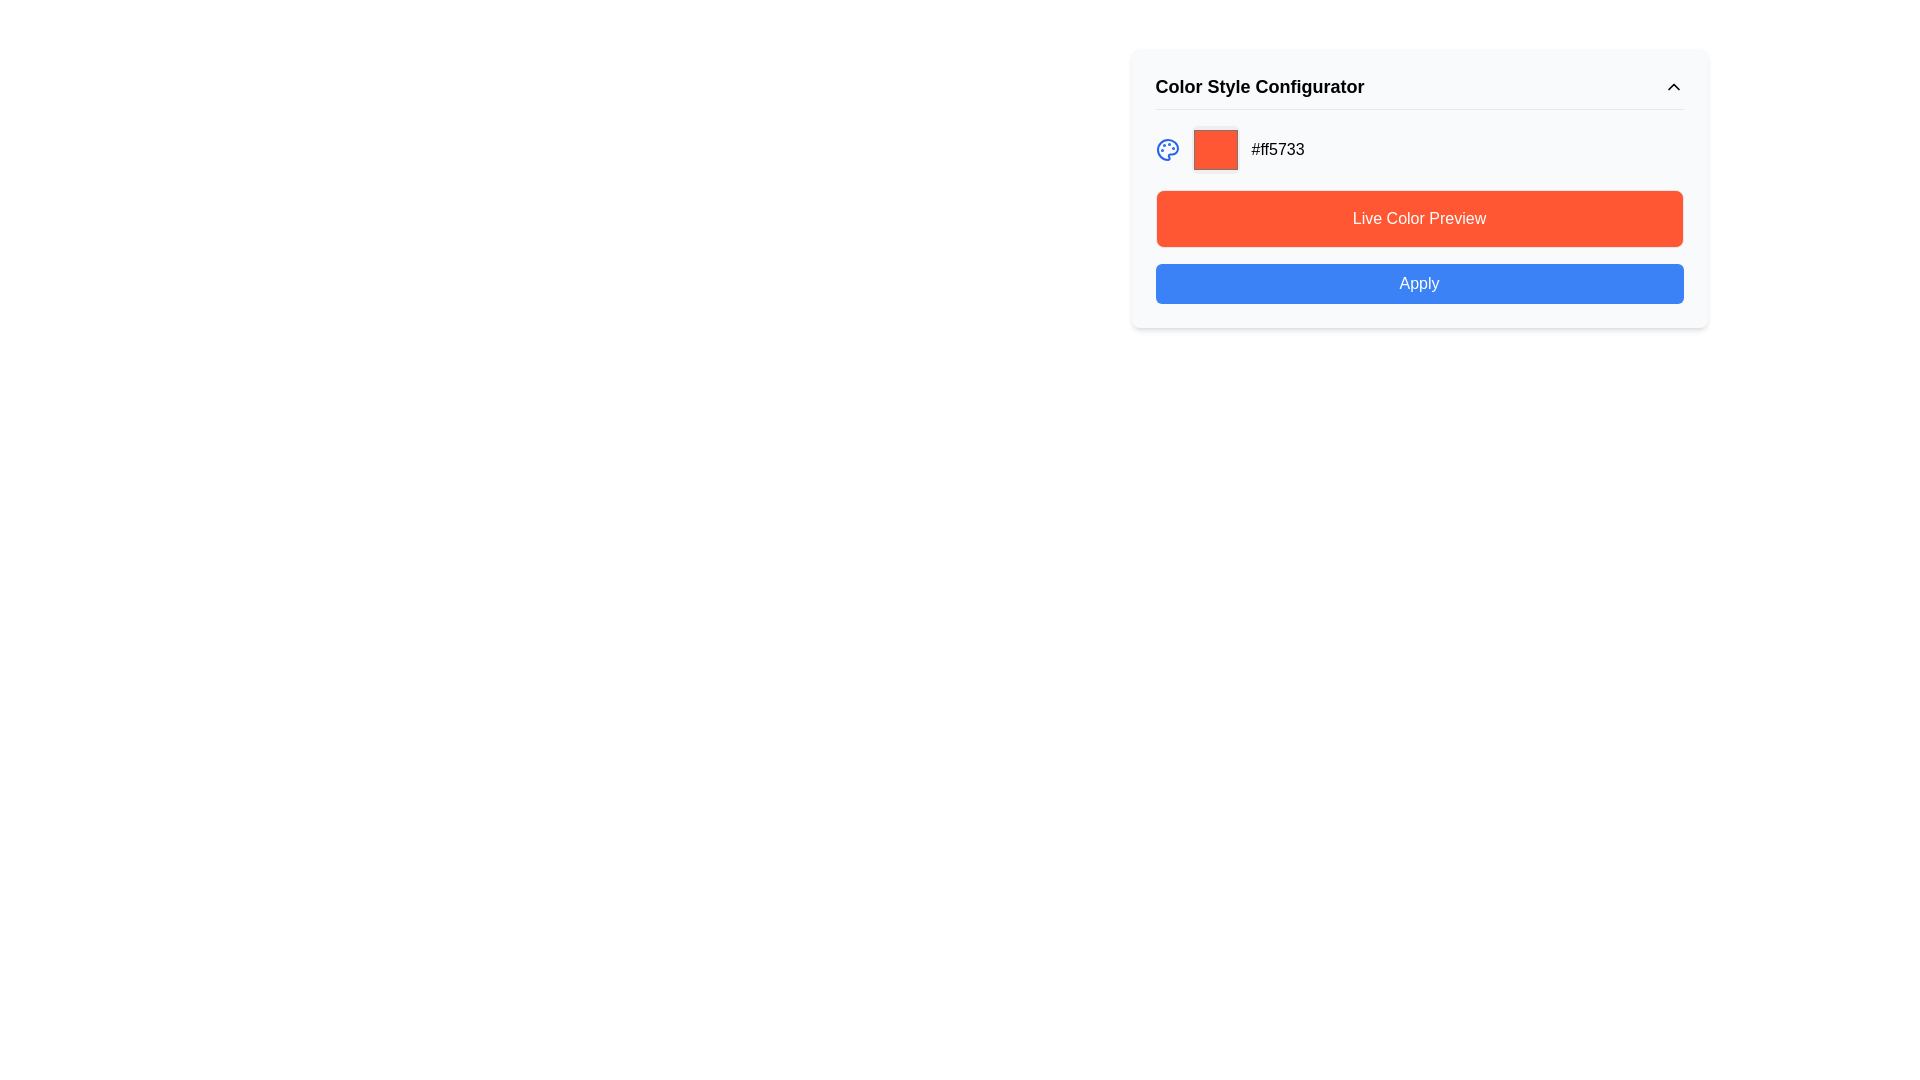 The height and width of the screenshot is (1080, 1920). Describe the element at coordinates (1418, 219) in the screenshot. I see `the text label reading 'Live Color Preview', which is styled with a white font on a vibrant orange background, located above the blue 'Apply' button` at that location.